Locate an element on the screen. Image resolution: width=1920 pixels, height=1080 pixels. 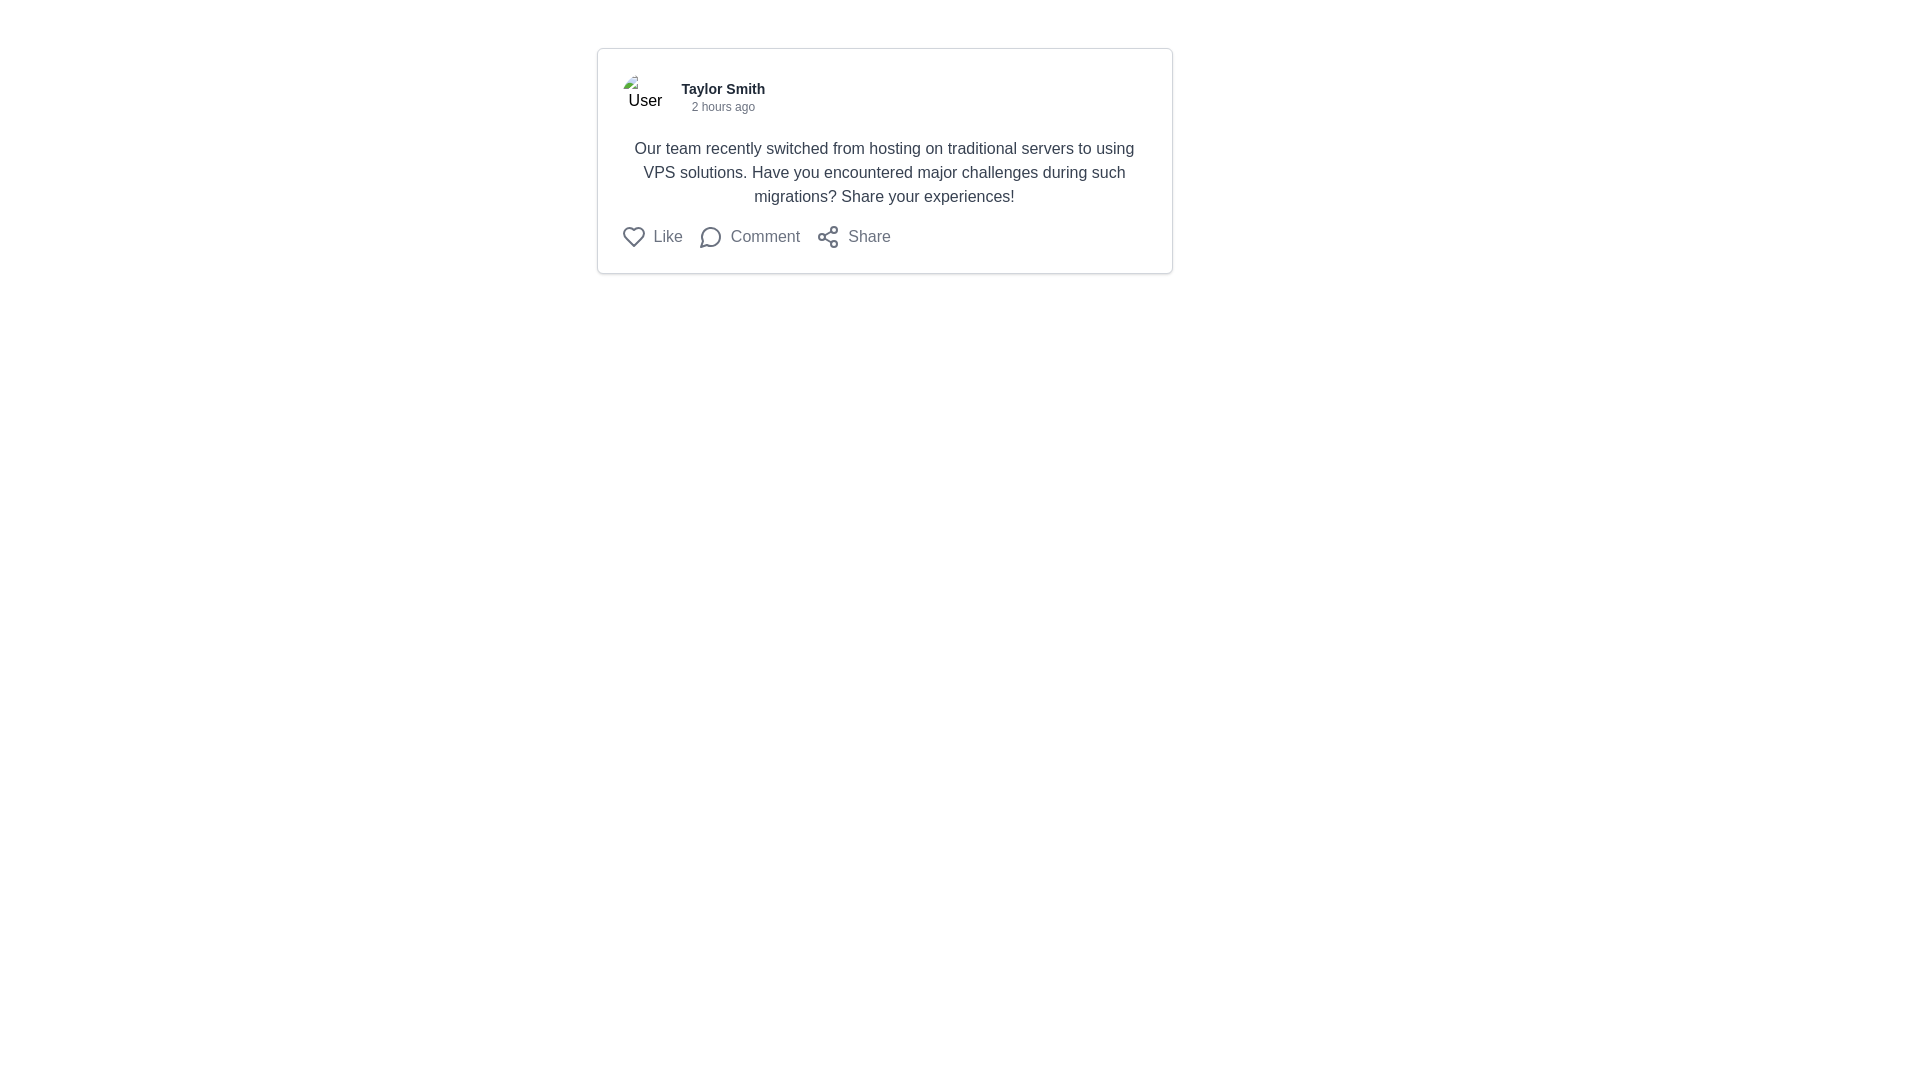
the heart icon located in the lower-left corner of the post card body to like the post is located at coordinates (632, 235).